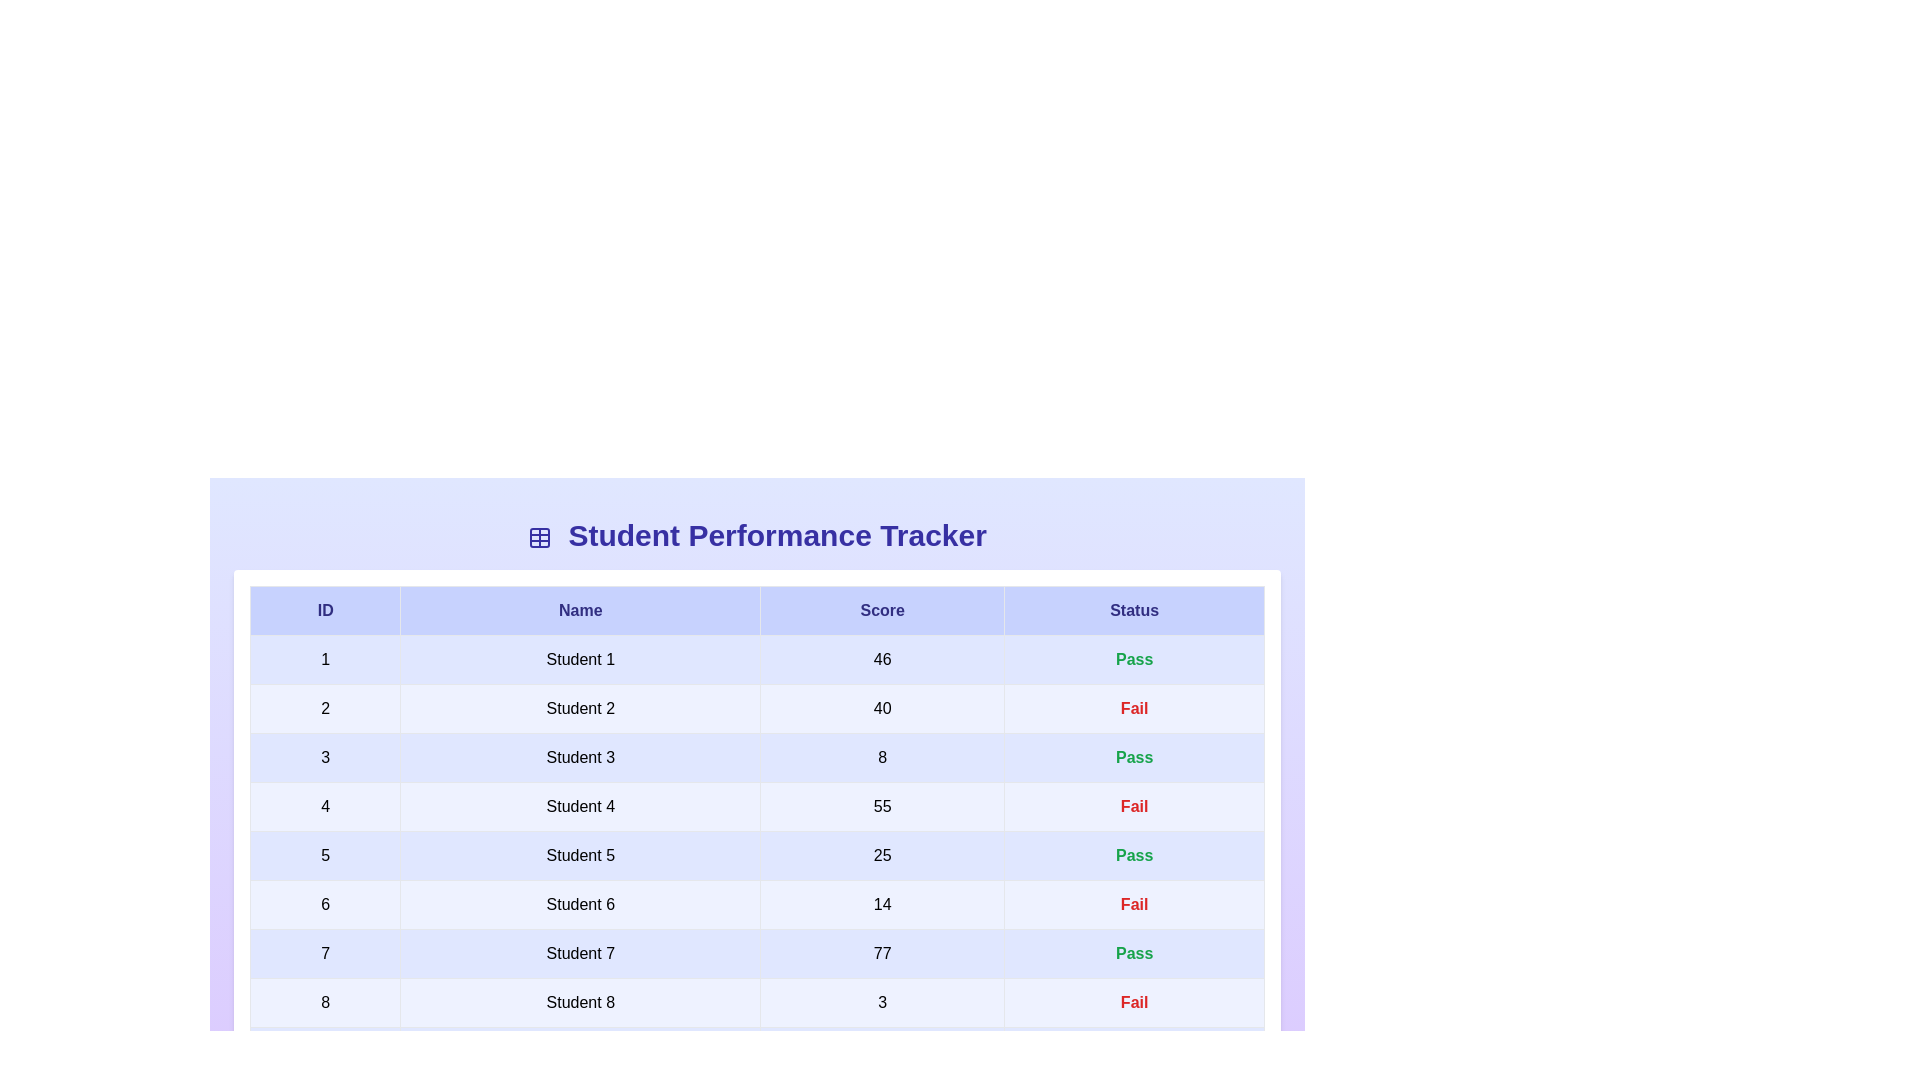  I want to click on the header text 'Student Performance Tracker' to bring focus to it, so click(756, 535).